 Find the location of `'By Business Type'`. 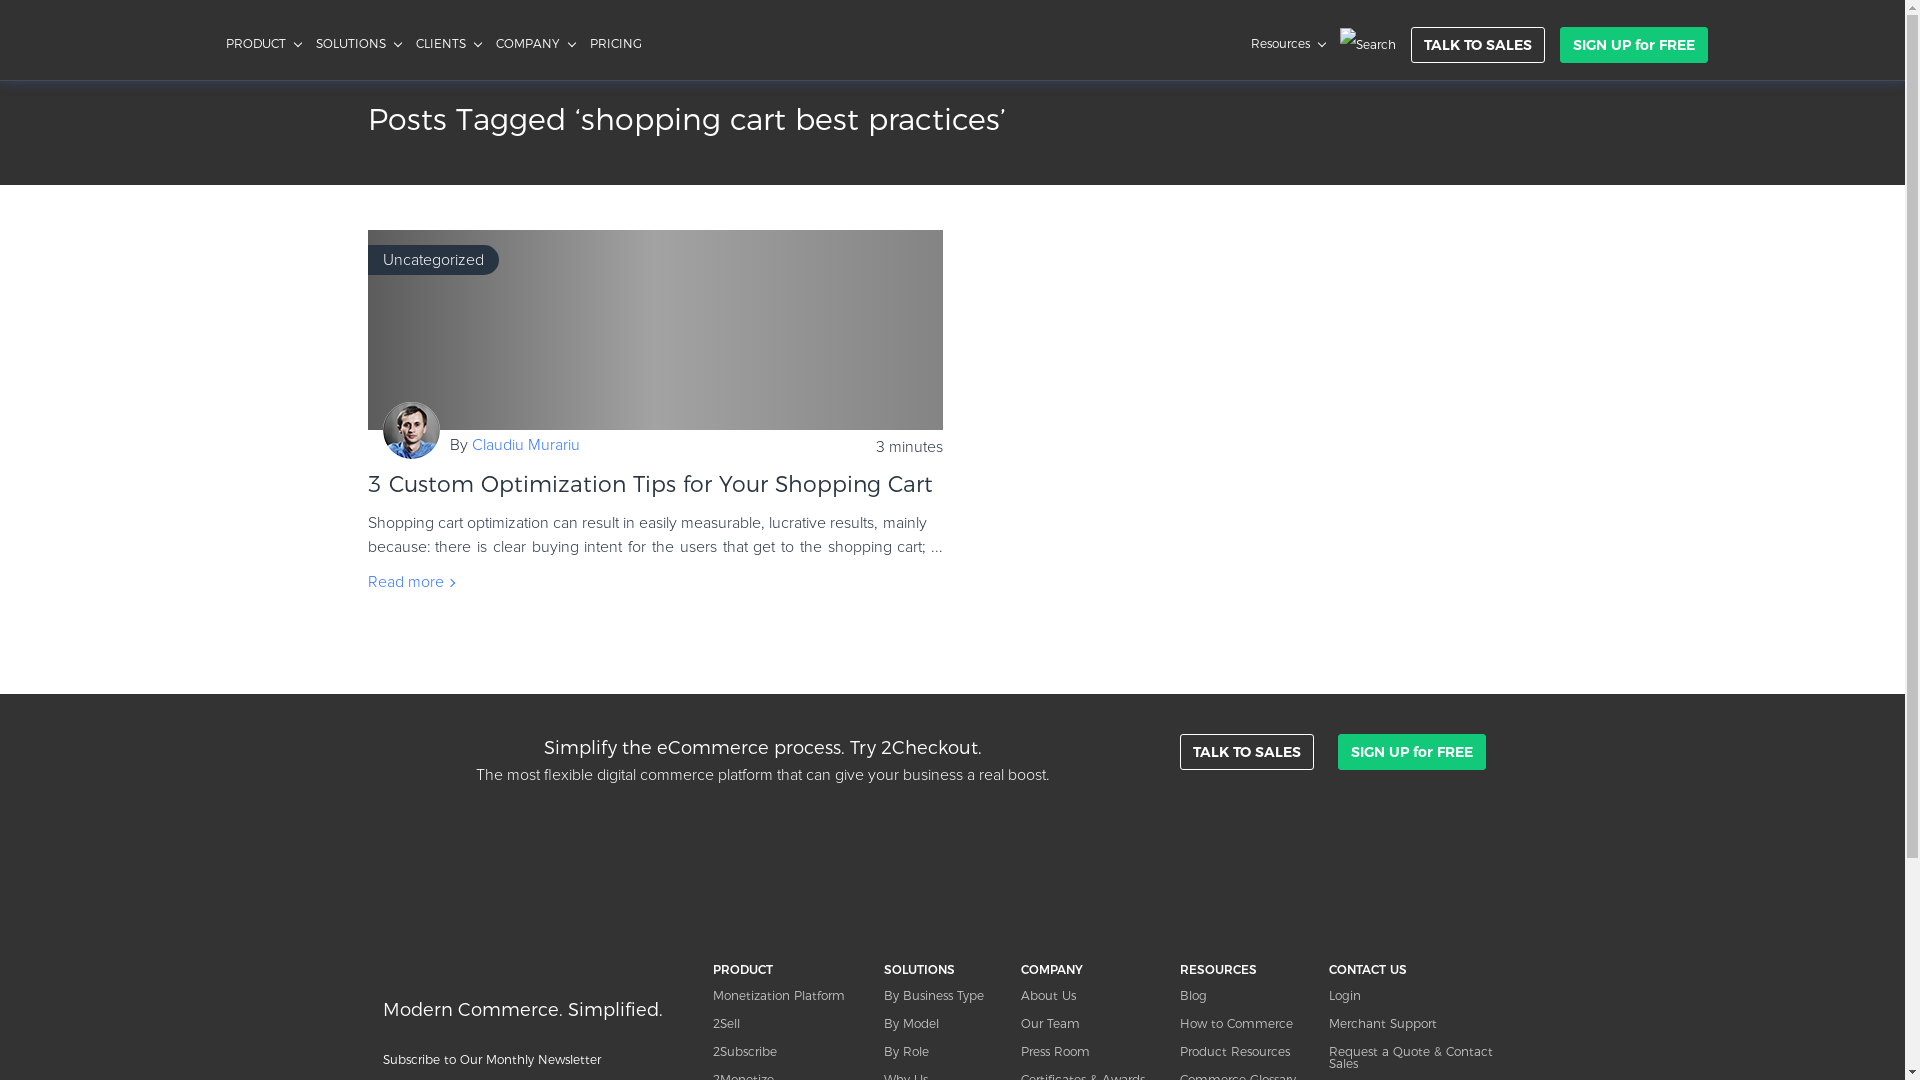

'By Business Type' is located at coordinates (882, 995).